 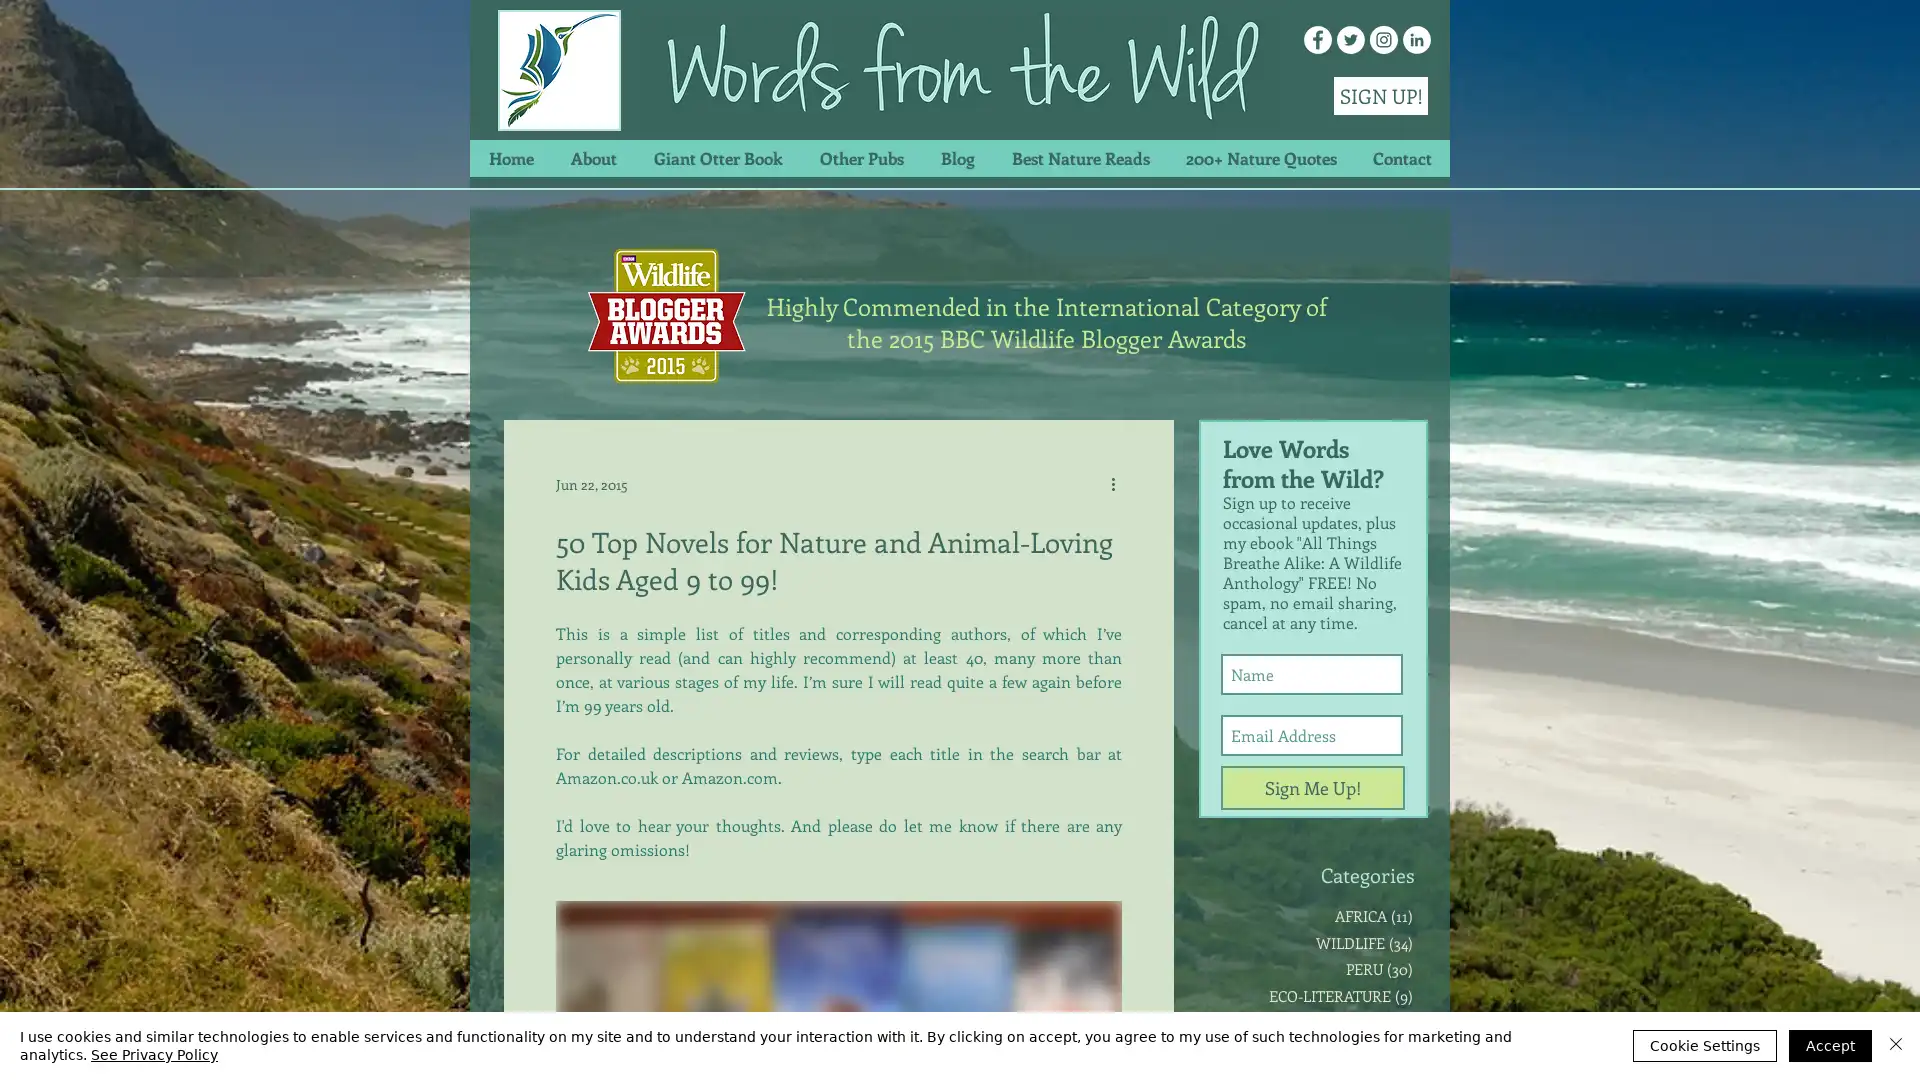 What do you see at coordinates (1830, 1044) in the screenshot?
I see `Accept` at bounding box center [1830, 1044].